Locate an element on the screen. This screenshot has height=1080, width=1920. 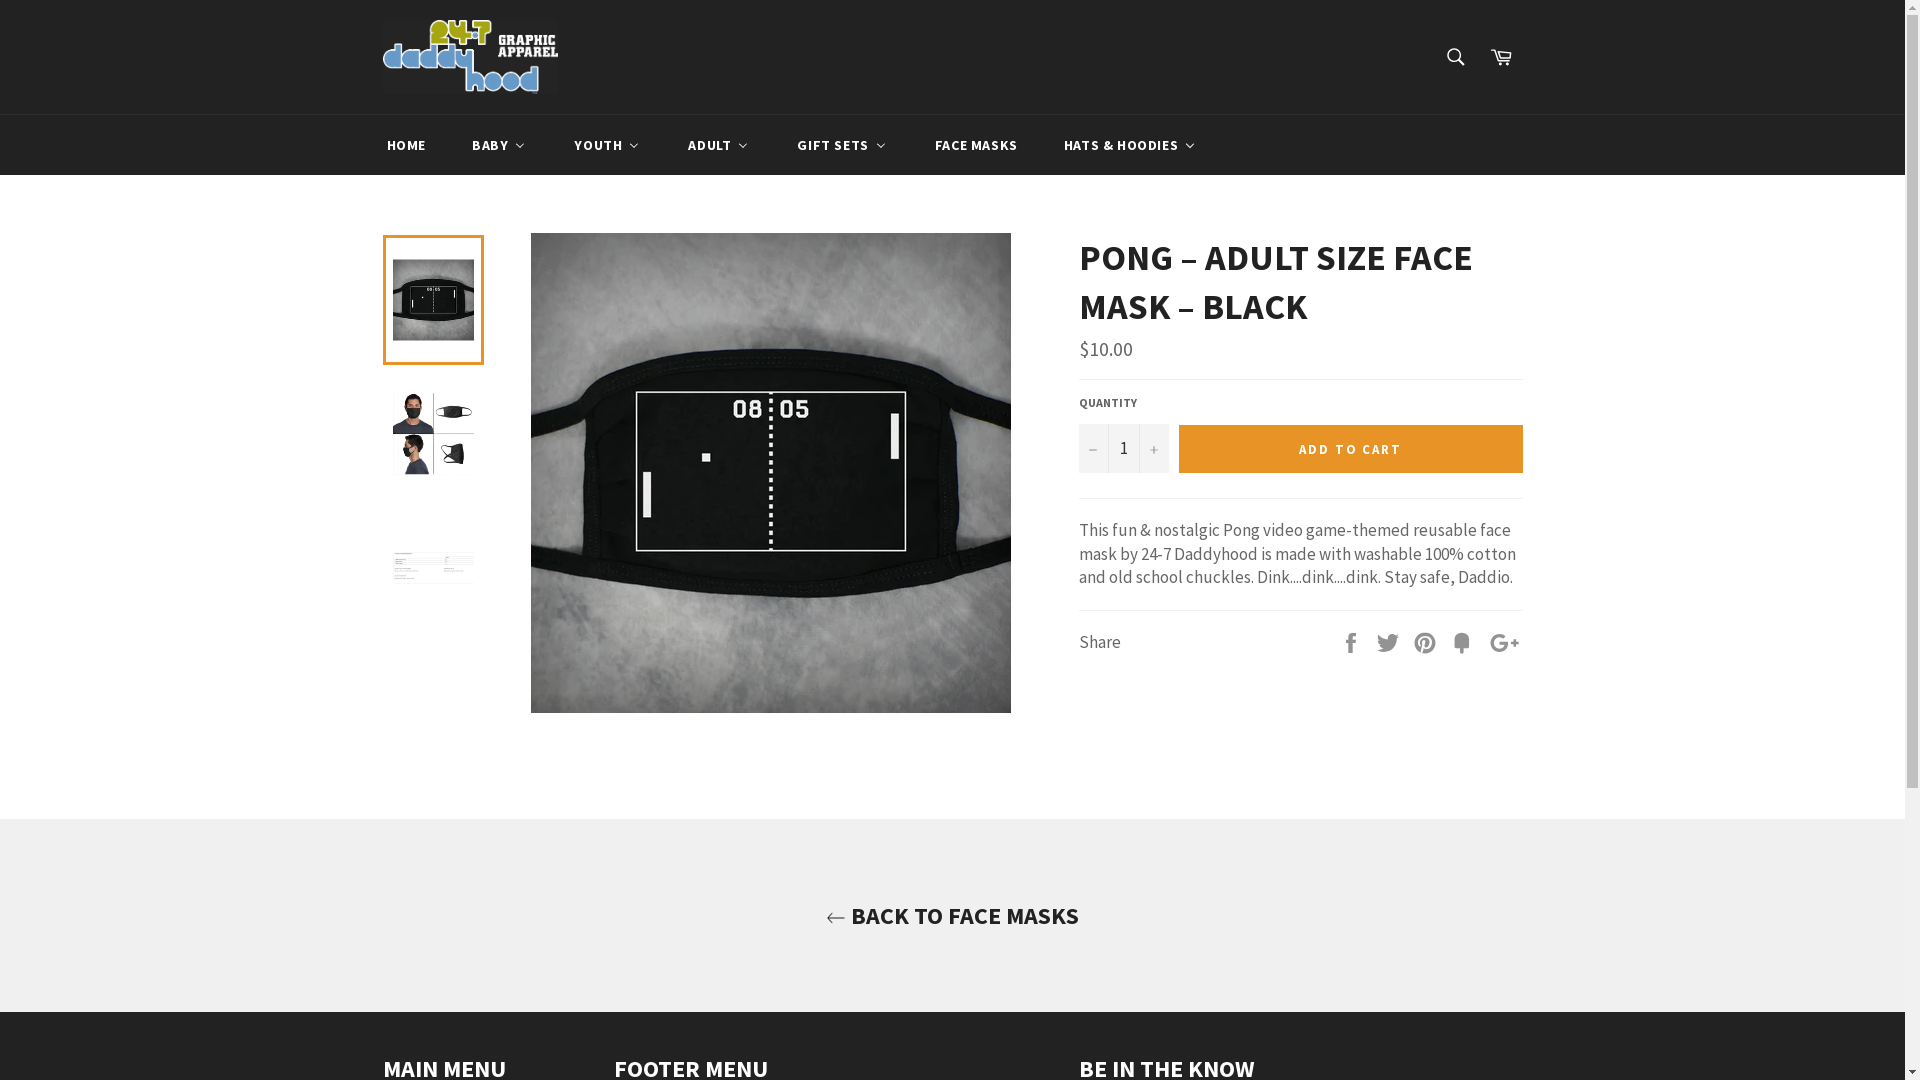
'Search' is located at coordinates (1455, 56).